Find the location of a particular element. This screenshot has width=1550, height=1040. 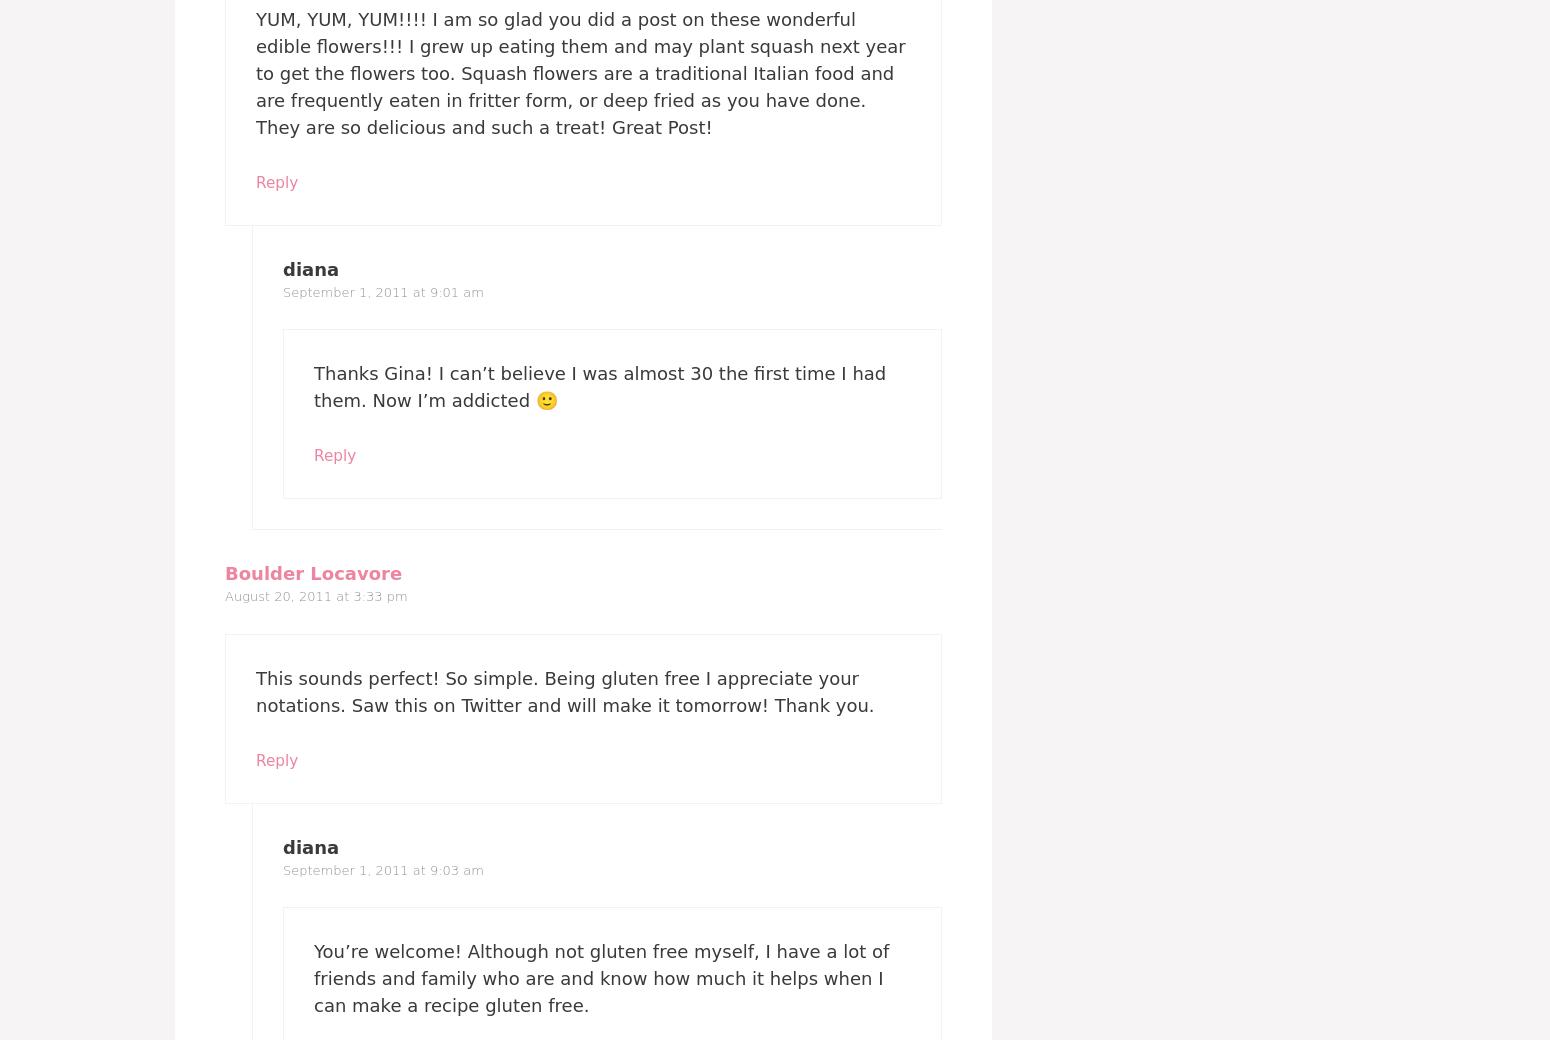

'Boulder Locavore' is located at coordinates (312, 572).